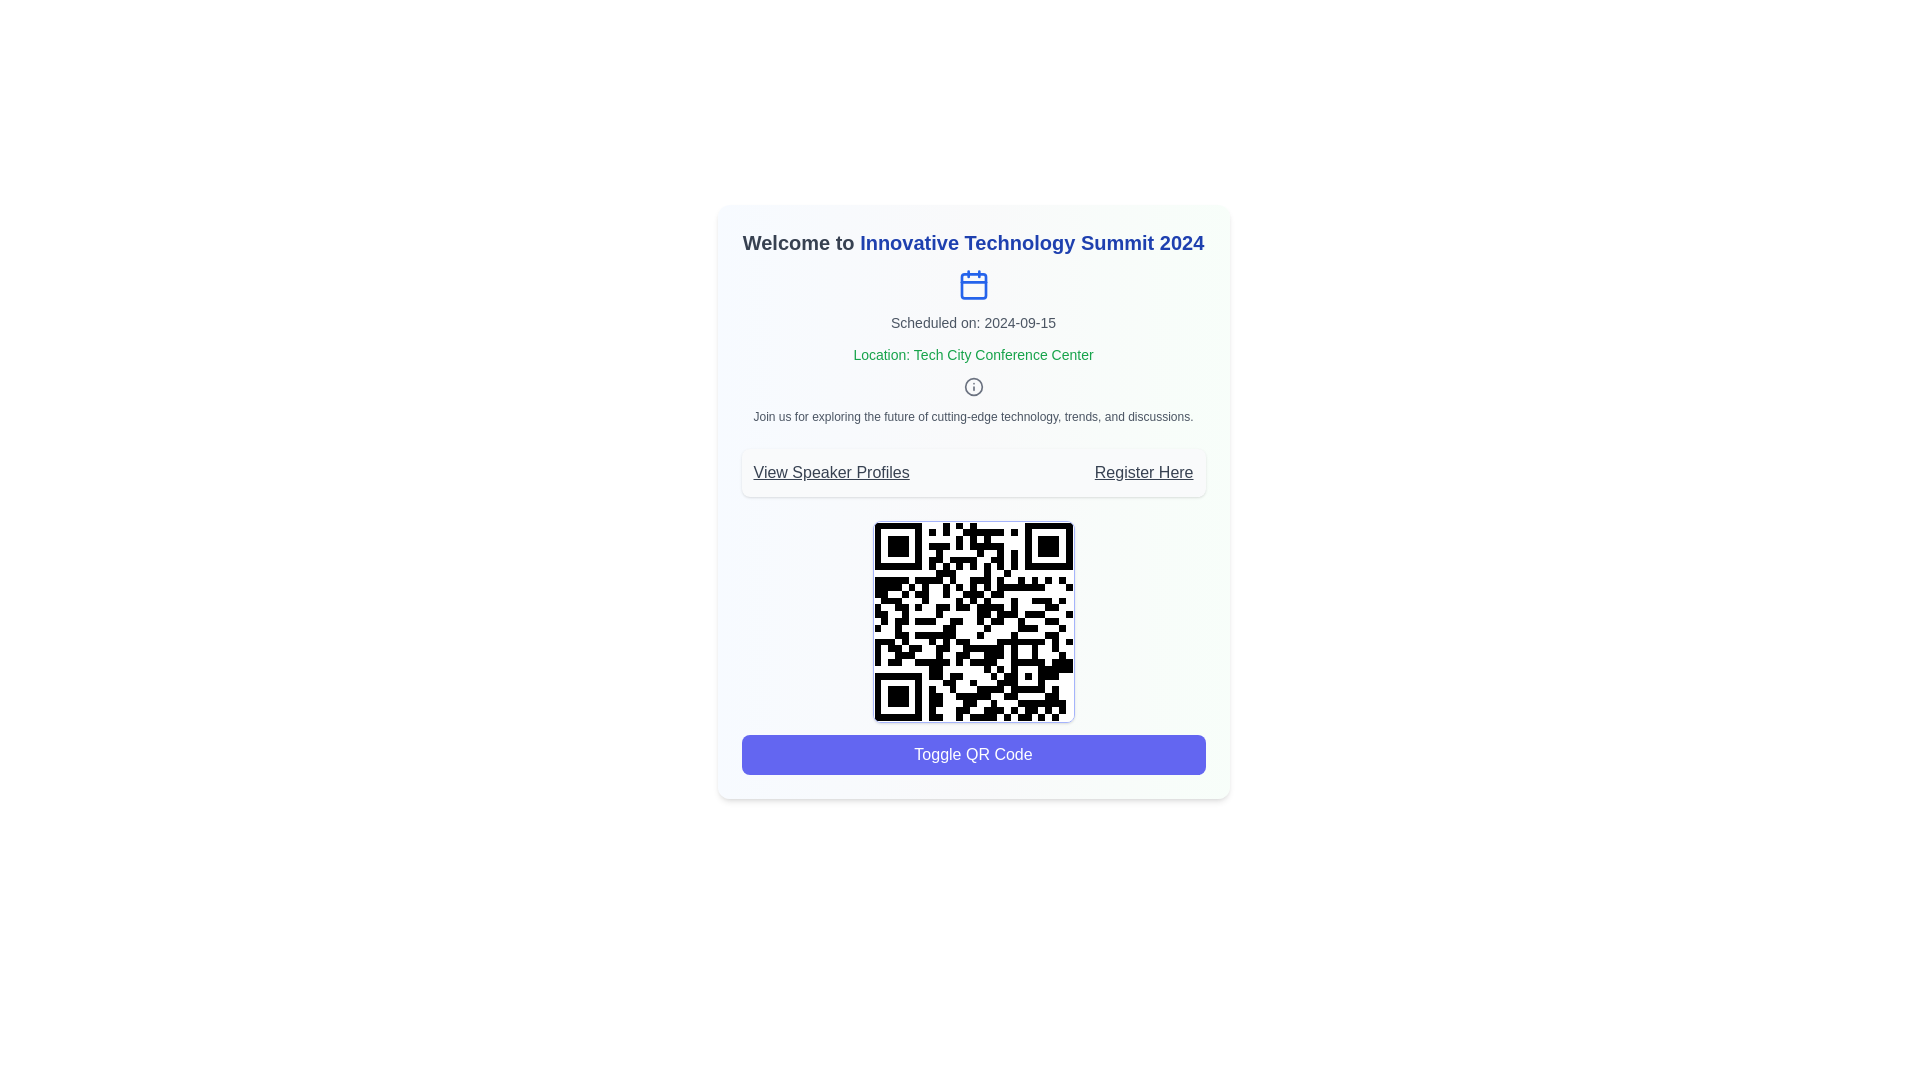  I want to click on the hyperlink that redirects users to the registration page, located to the right of 'View Speaker Profiles', so click(1144, 473).